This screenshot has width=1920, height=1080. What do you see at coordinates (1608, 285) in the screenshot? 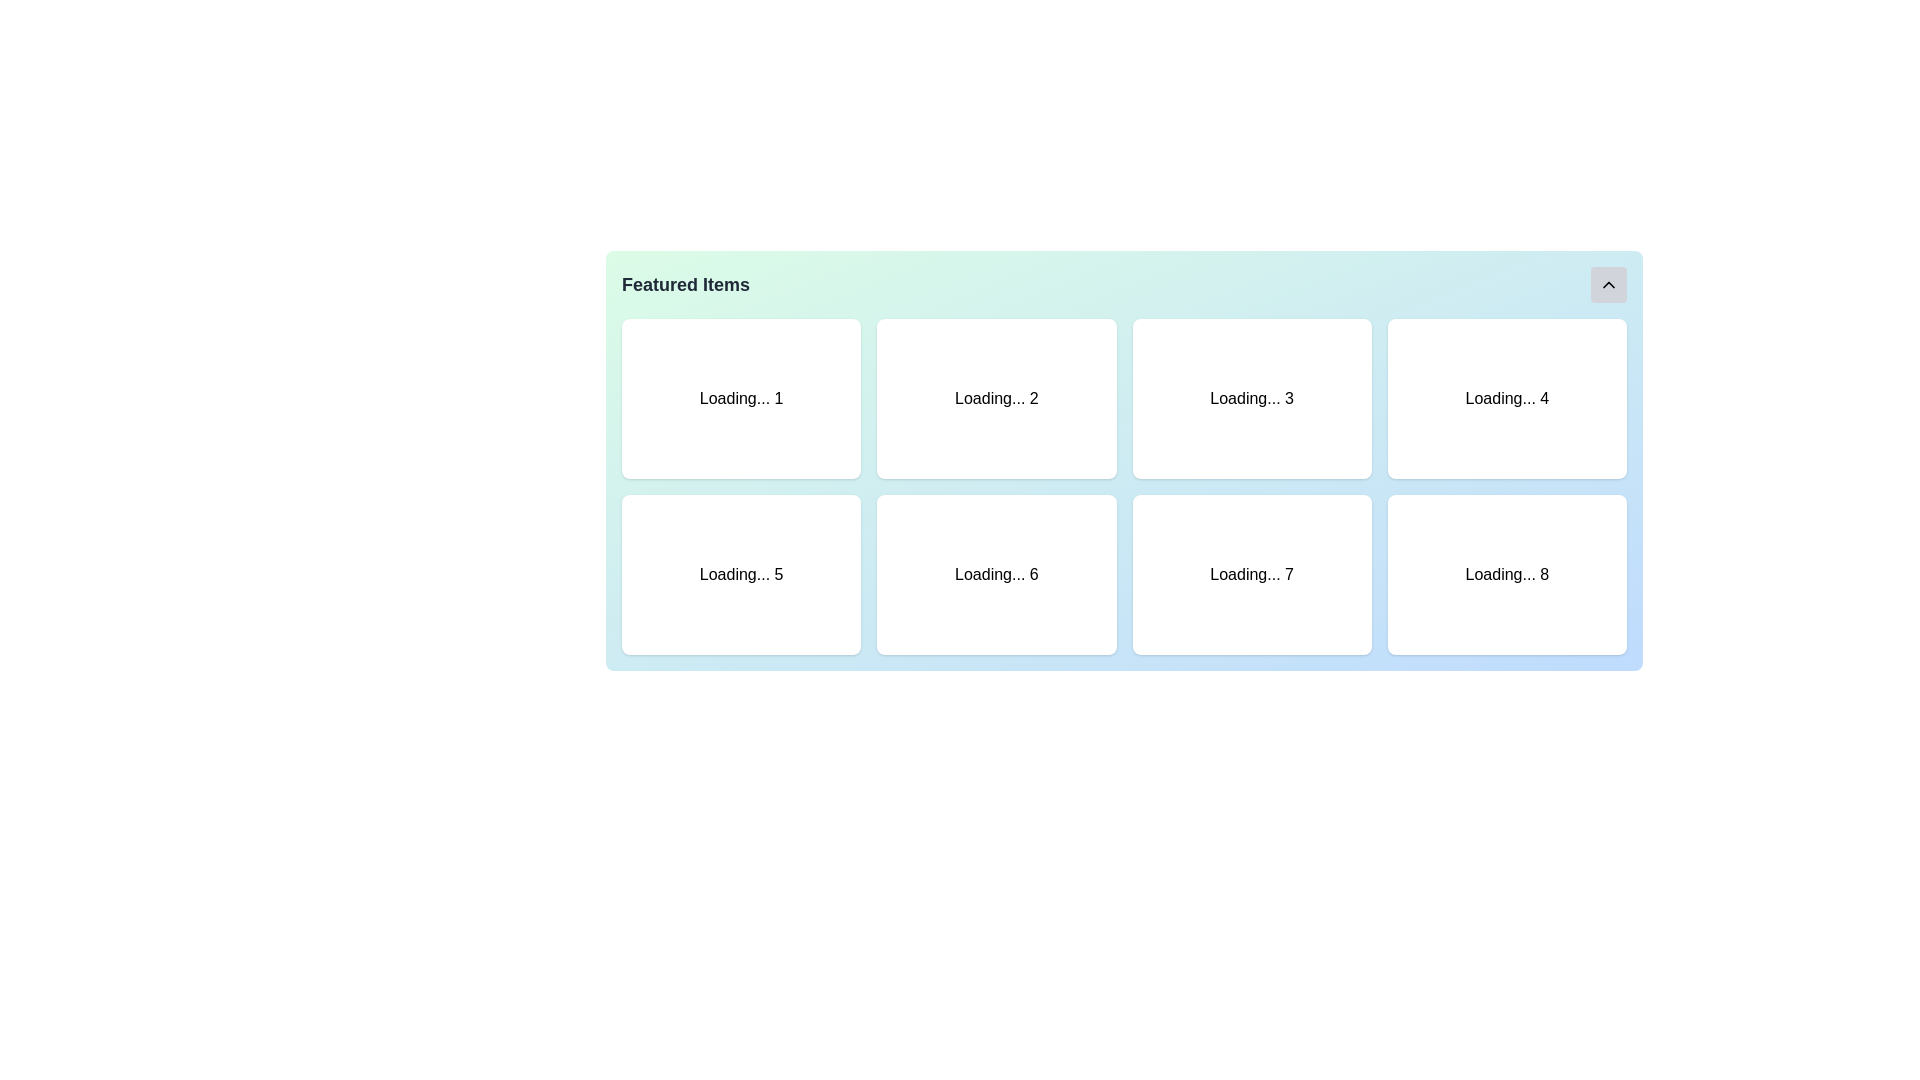
I see `the button with an embedded upward-pointing icon located in the top-right corner of the 'Featured Items' section` at bounding box center [1608, 285].